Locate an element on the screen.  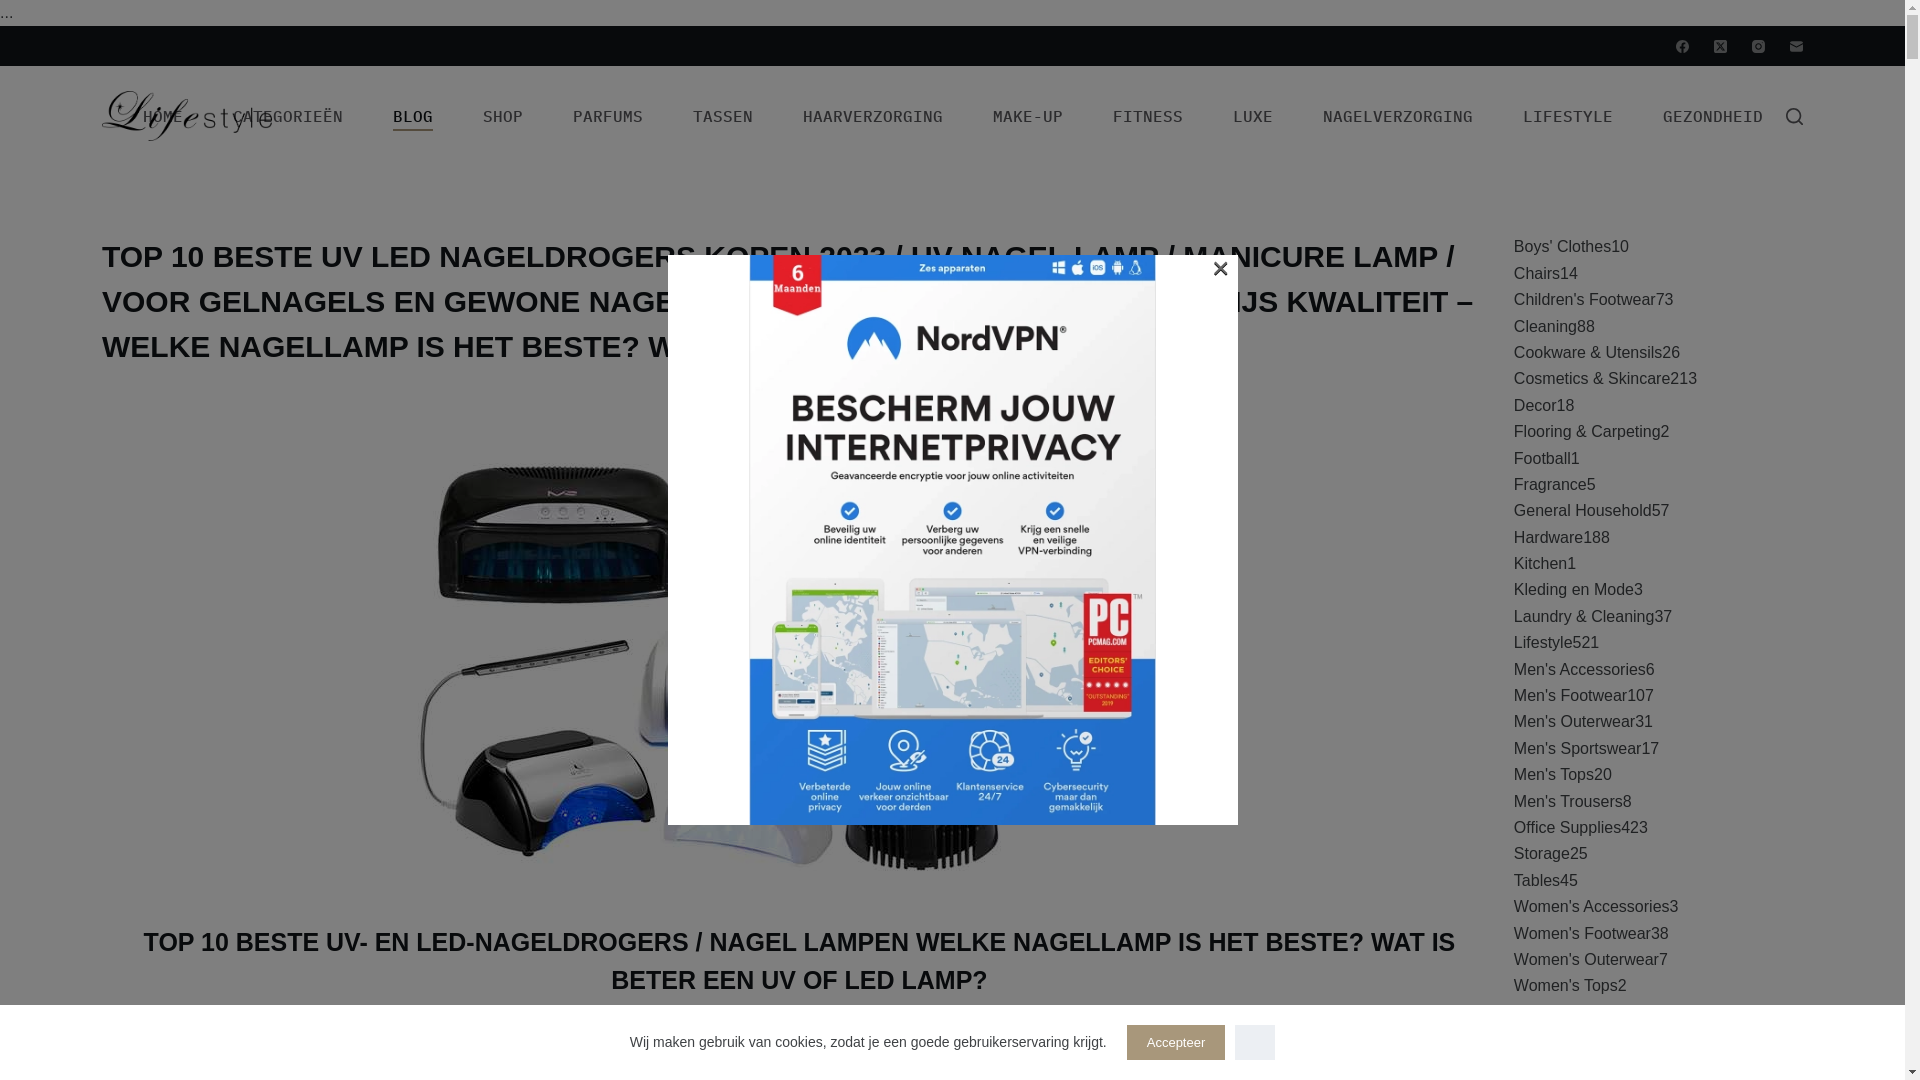
'Cookware & Utensils' is located at coordinates (1587, 351).